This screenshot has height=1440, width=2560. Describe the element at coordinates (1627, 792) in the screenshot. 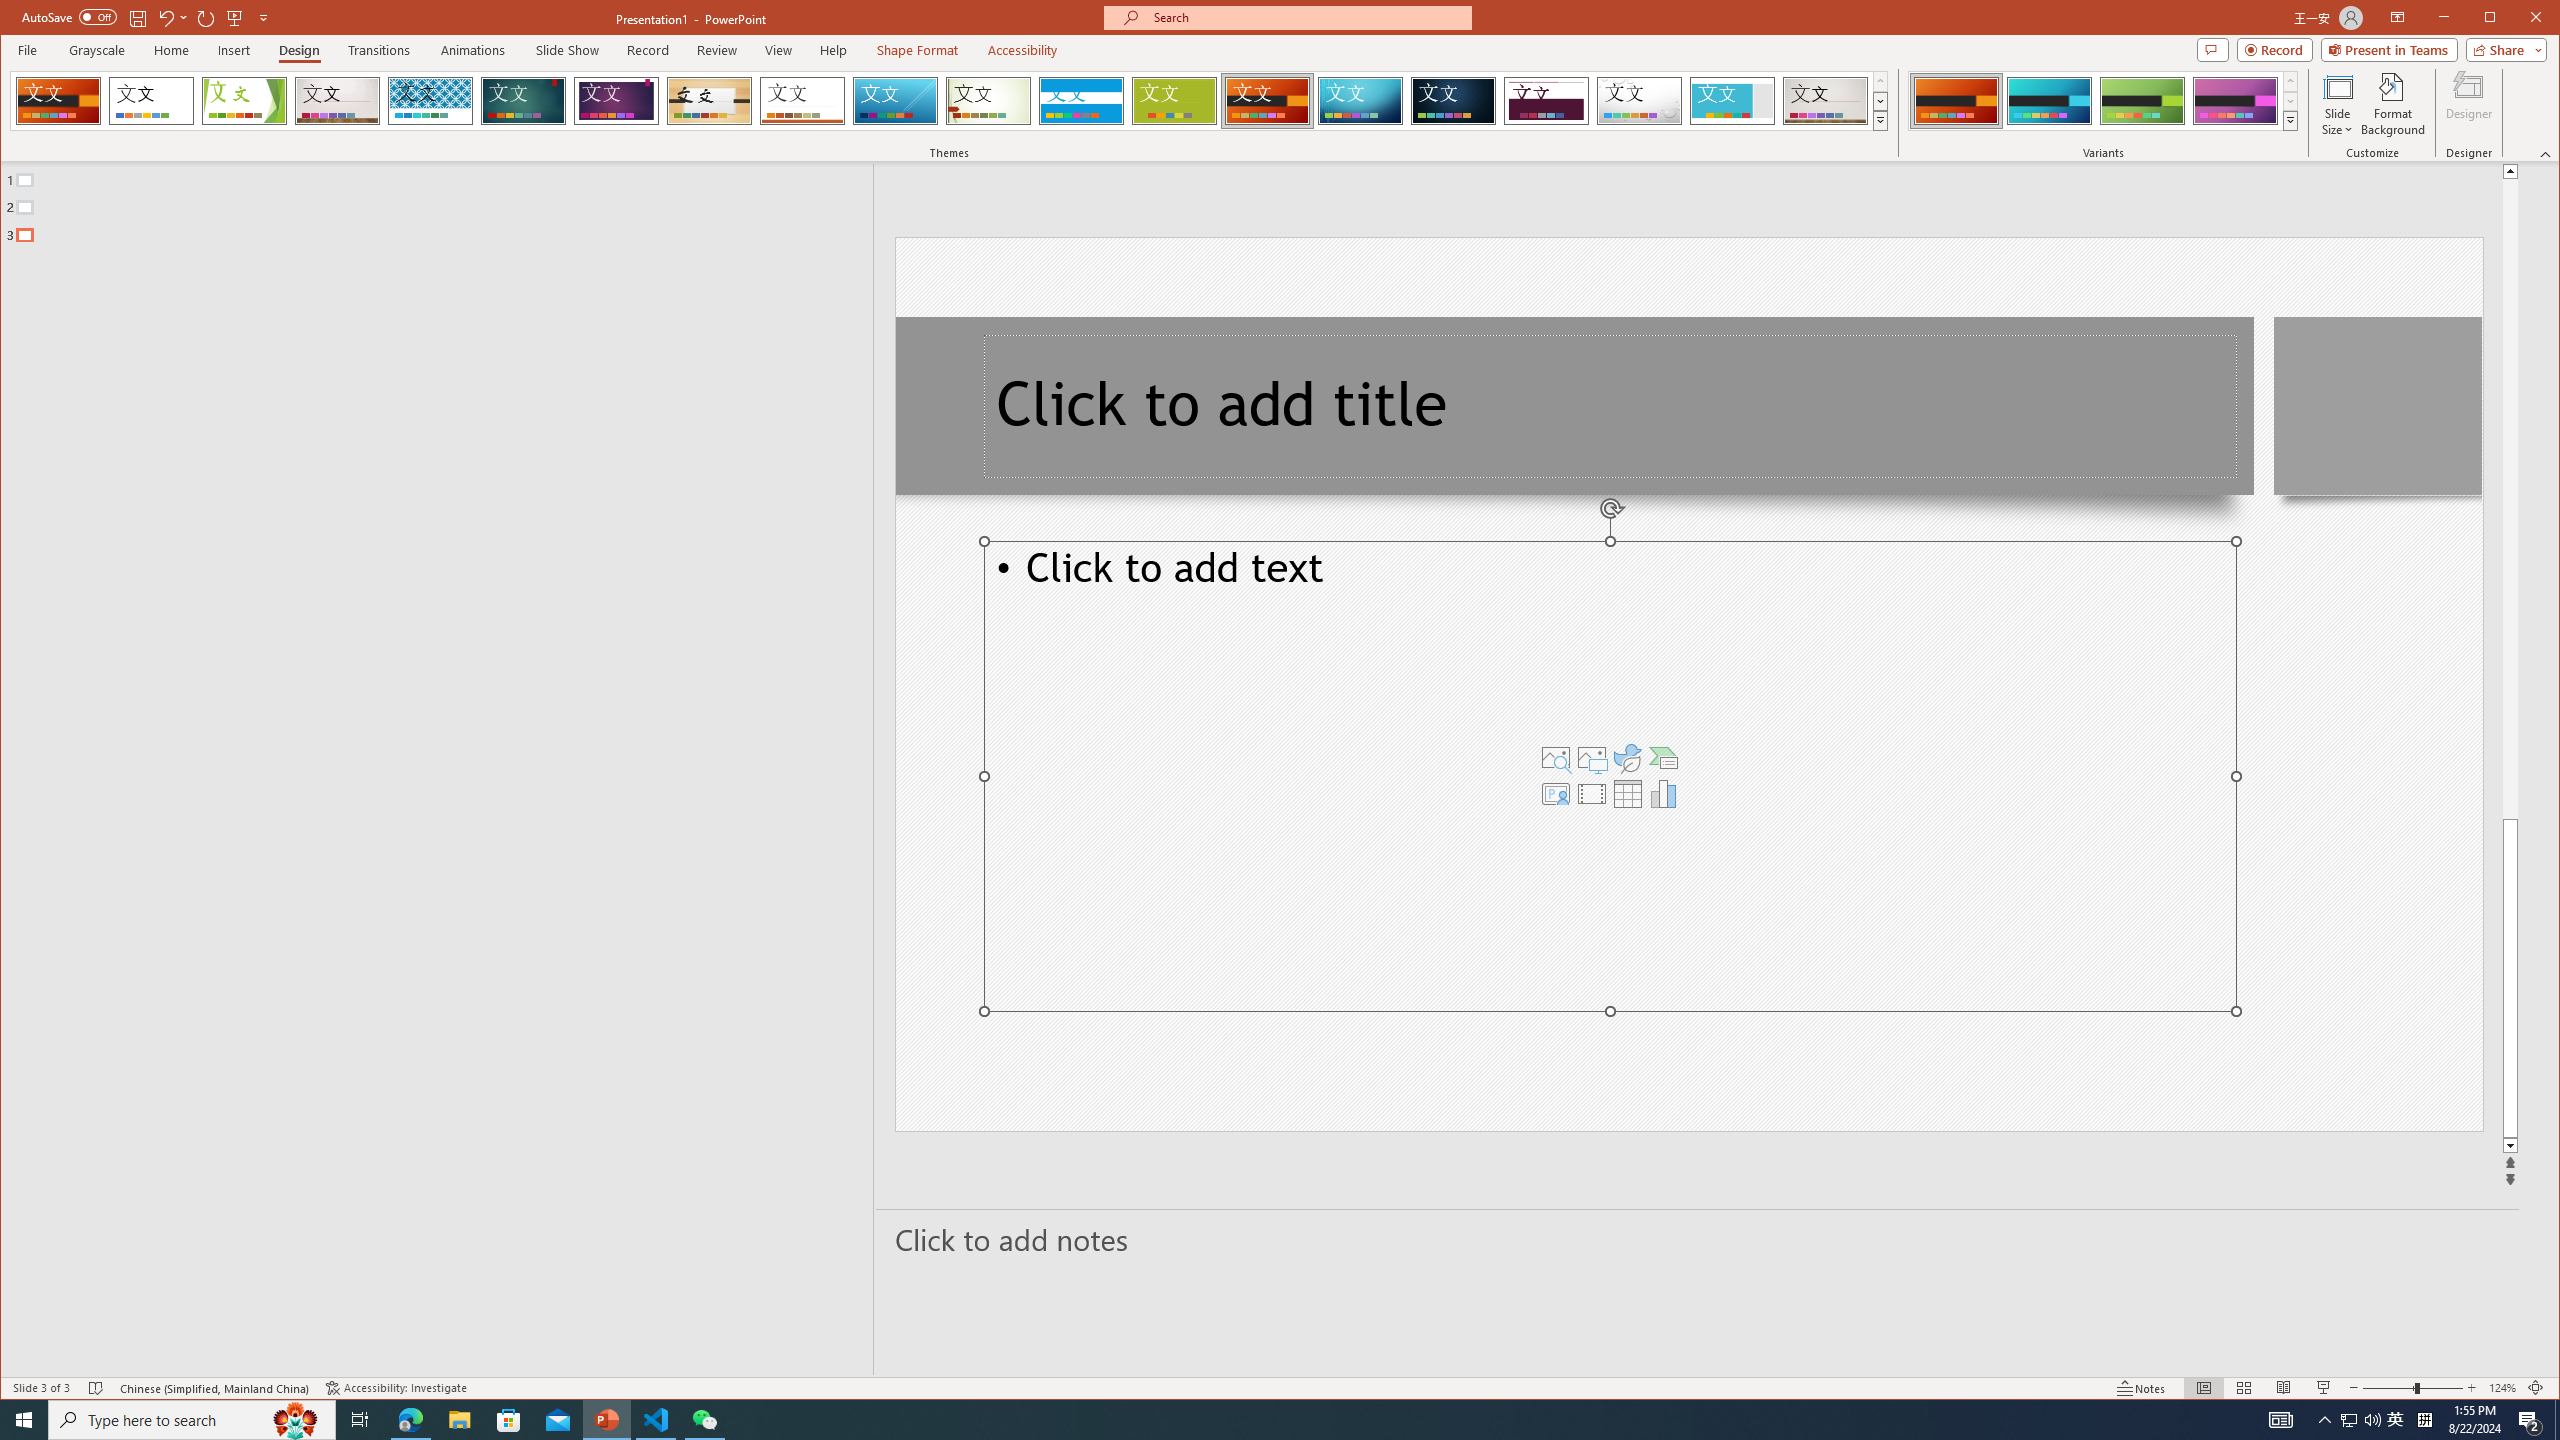

I see `'Insert Table'` at that location.